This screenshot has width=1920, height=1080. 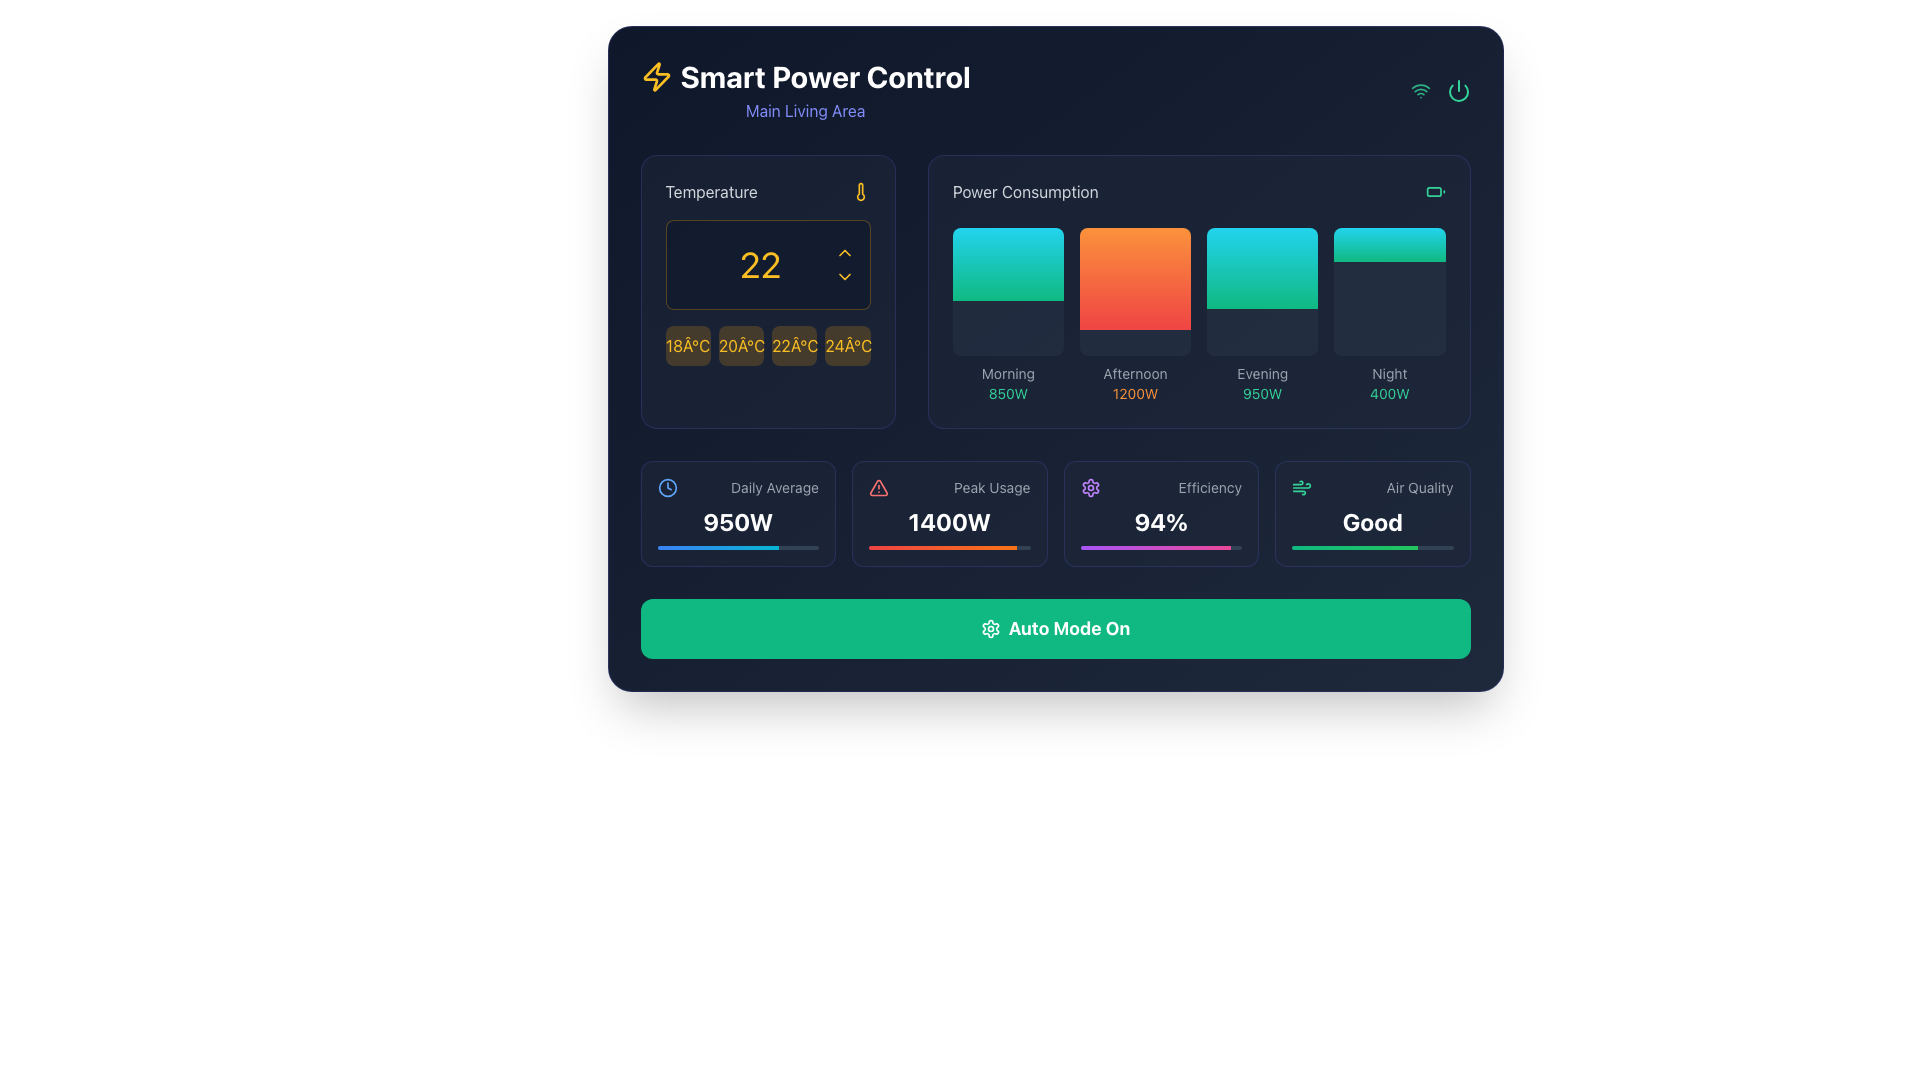 What do you see at coordinates (1301, 488) in the screenshot?
I see `the decorative air quality icon located in the top-left area of the 'Air Quality' section, to the left of the 'Air Quality' text` at bounding box center [1301, 488].